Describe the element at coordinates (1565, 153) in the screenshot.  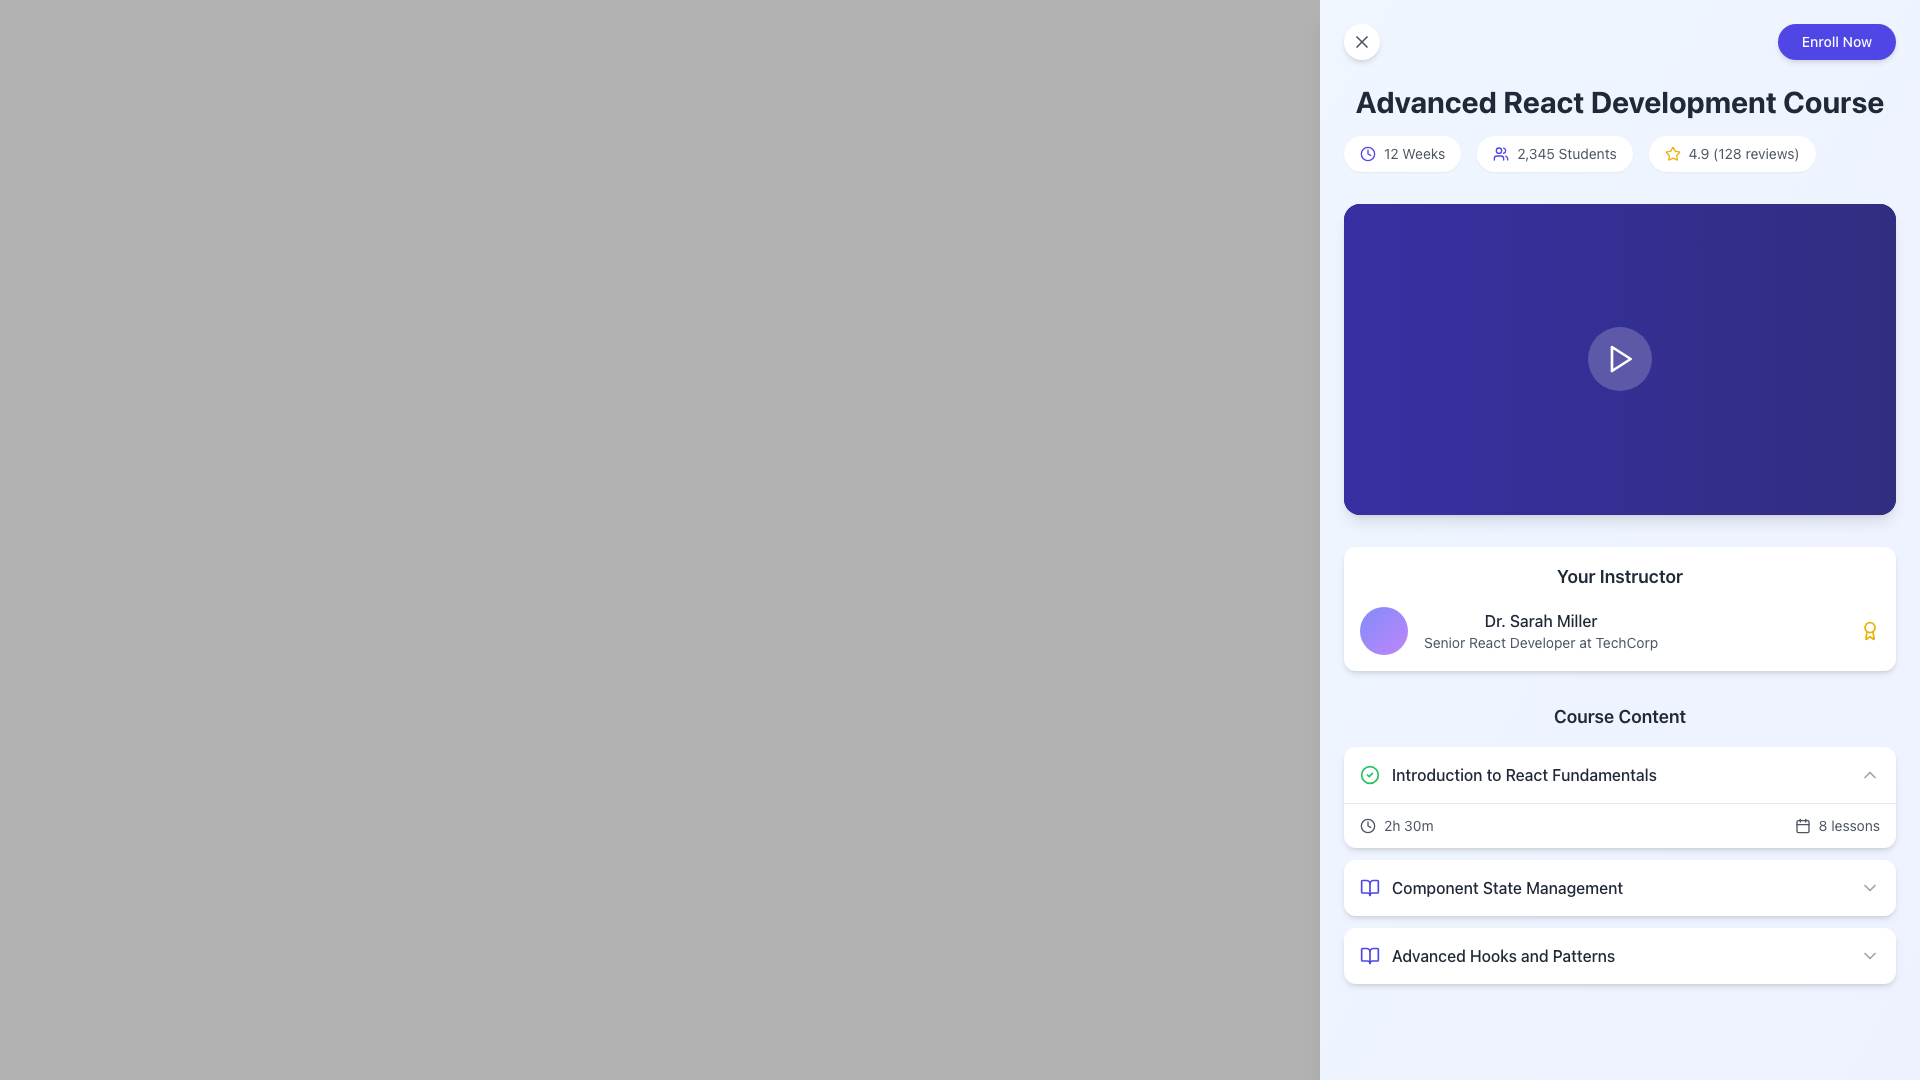
I see `the informational text label indicating the number of students enrolled in the course, which is centrally located across the top section of the interface` at that location.